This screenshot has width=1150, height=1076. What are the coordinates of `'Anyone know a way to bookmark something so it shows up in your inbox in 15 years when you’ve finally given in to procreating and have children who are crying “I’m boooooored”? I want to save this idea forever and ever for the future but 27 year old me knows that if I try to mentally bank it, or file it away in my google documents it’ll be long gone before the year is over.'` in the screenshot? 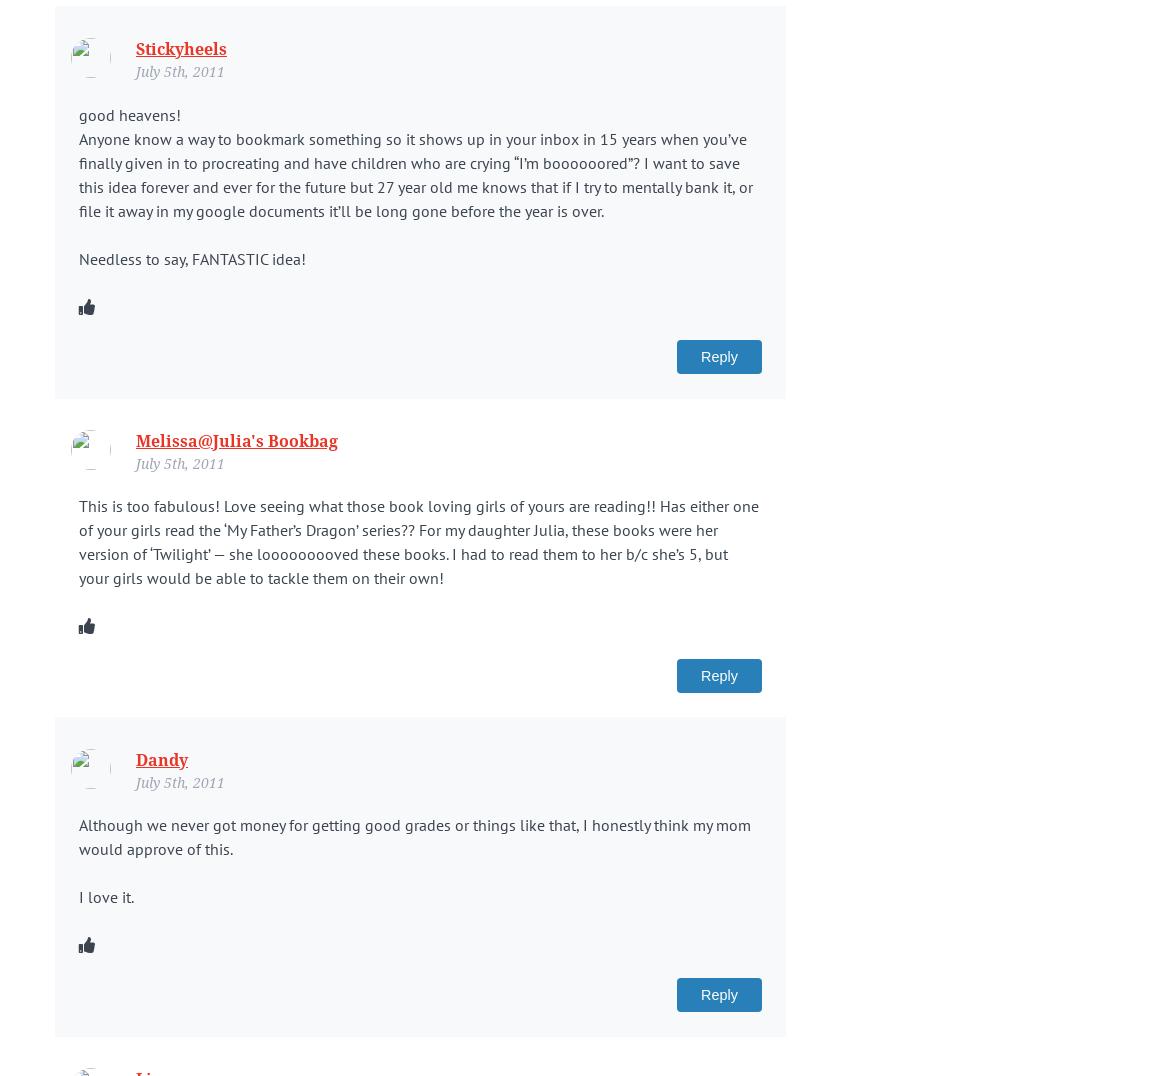 It's located at (415, 173).